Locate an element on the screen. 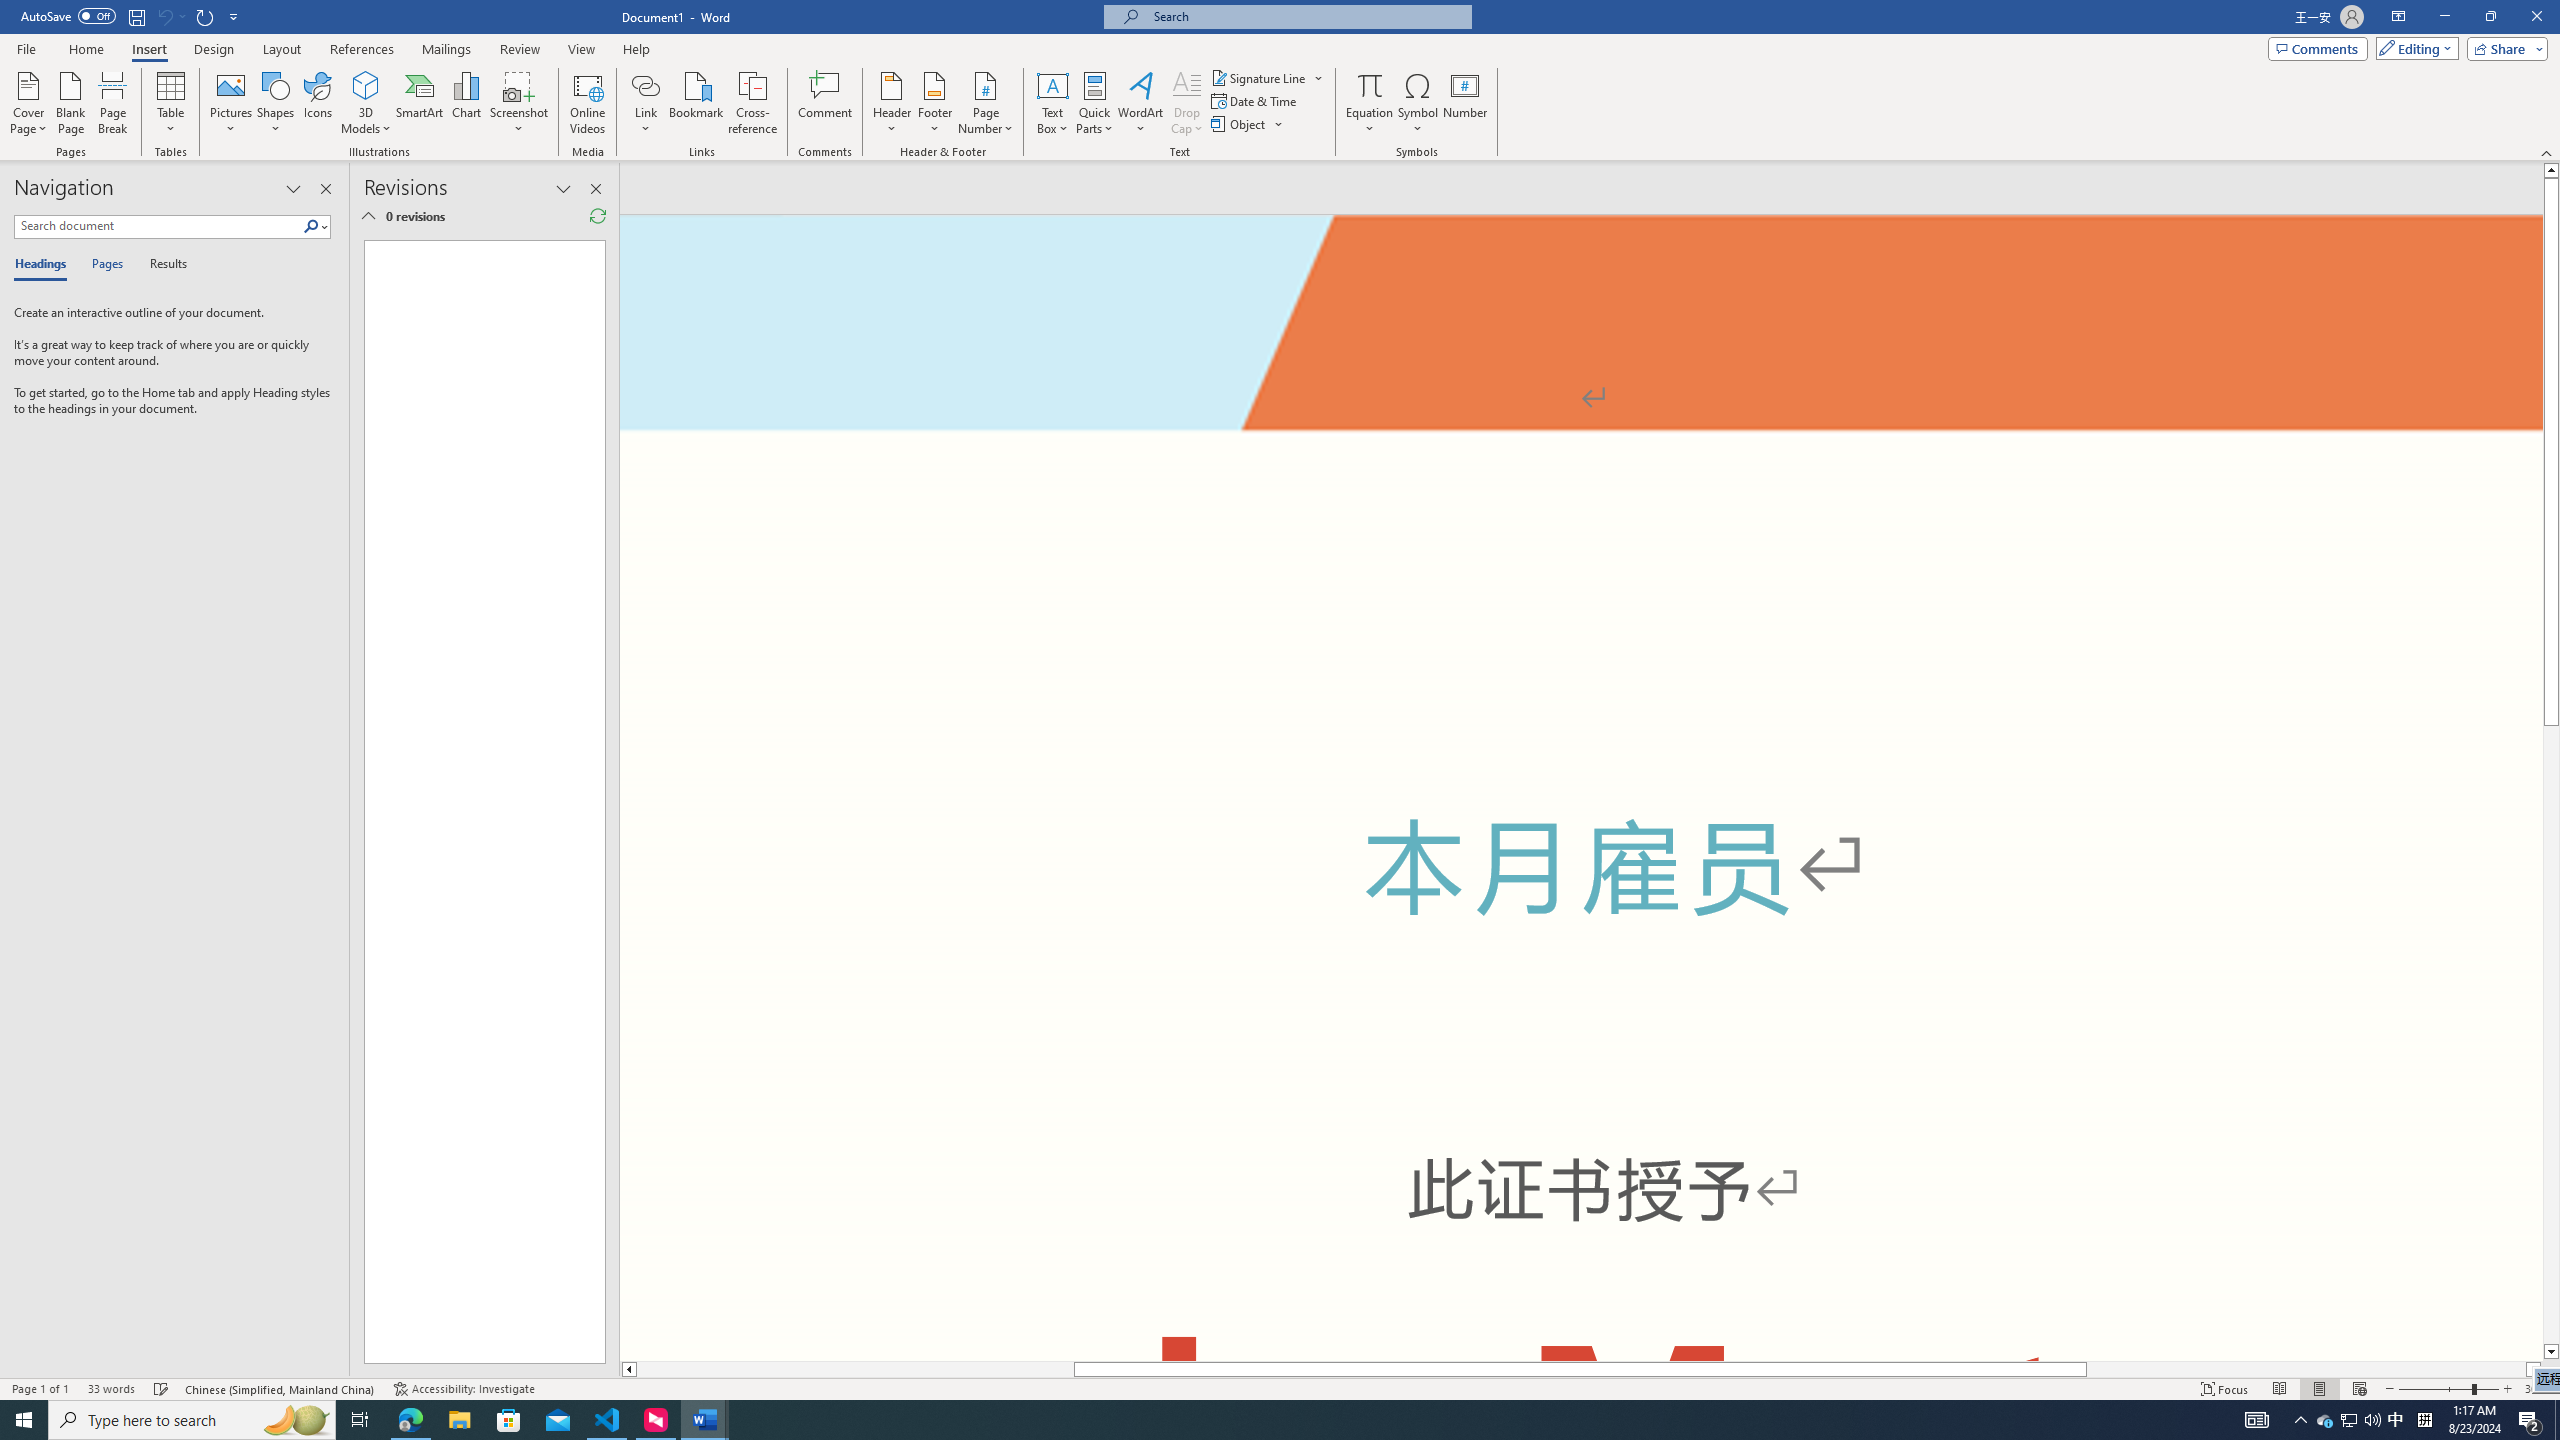  'Icons' is located at coordinates (317, 103).